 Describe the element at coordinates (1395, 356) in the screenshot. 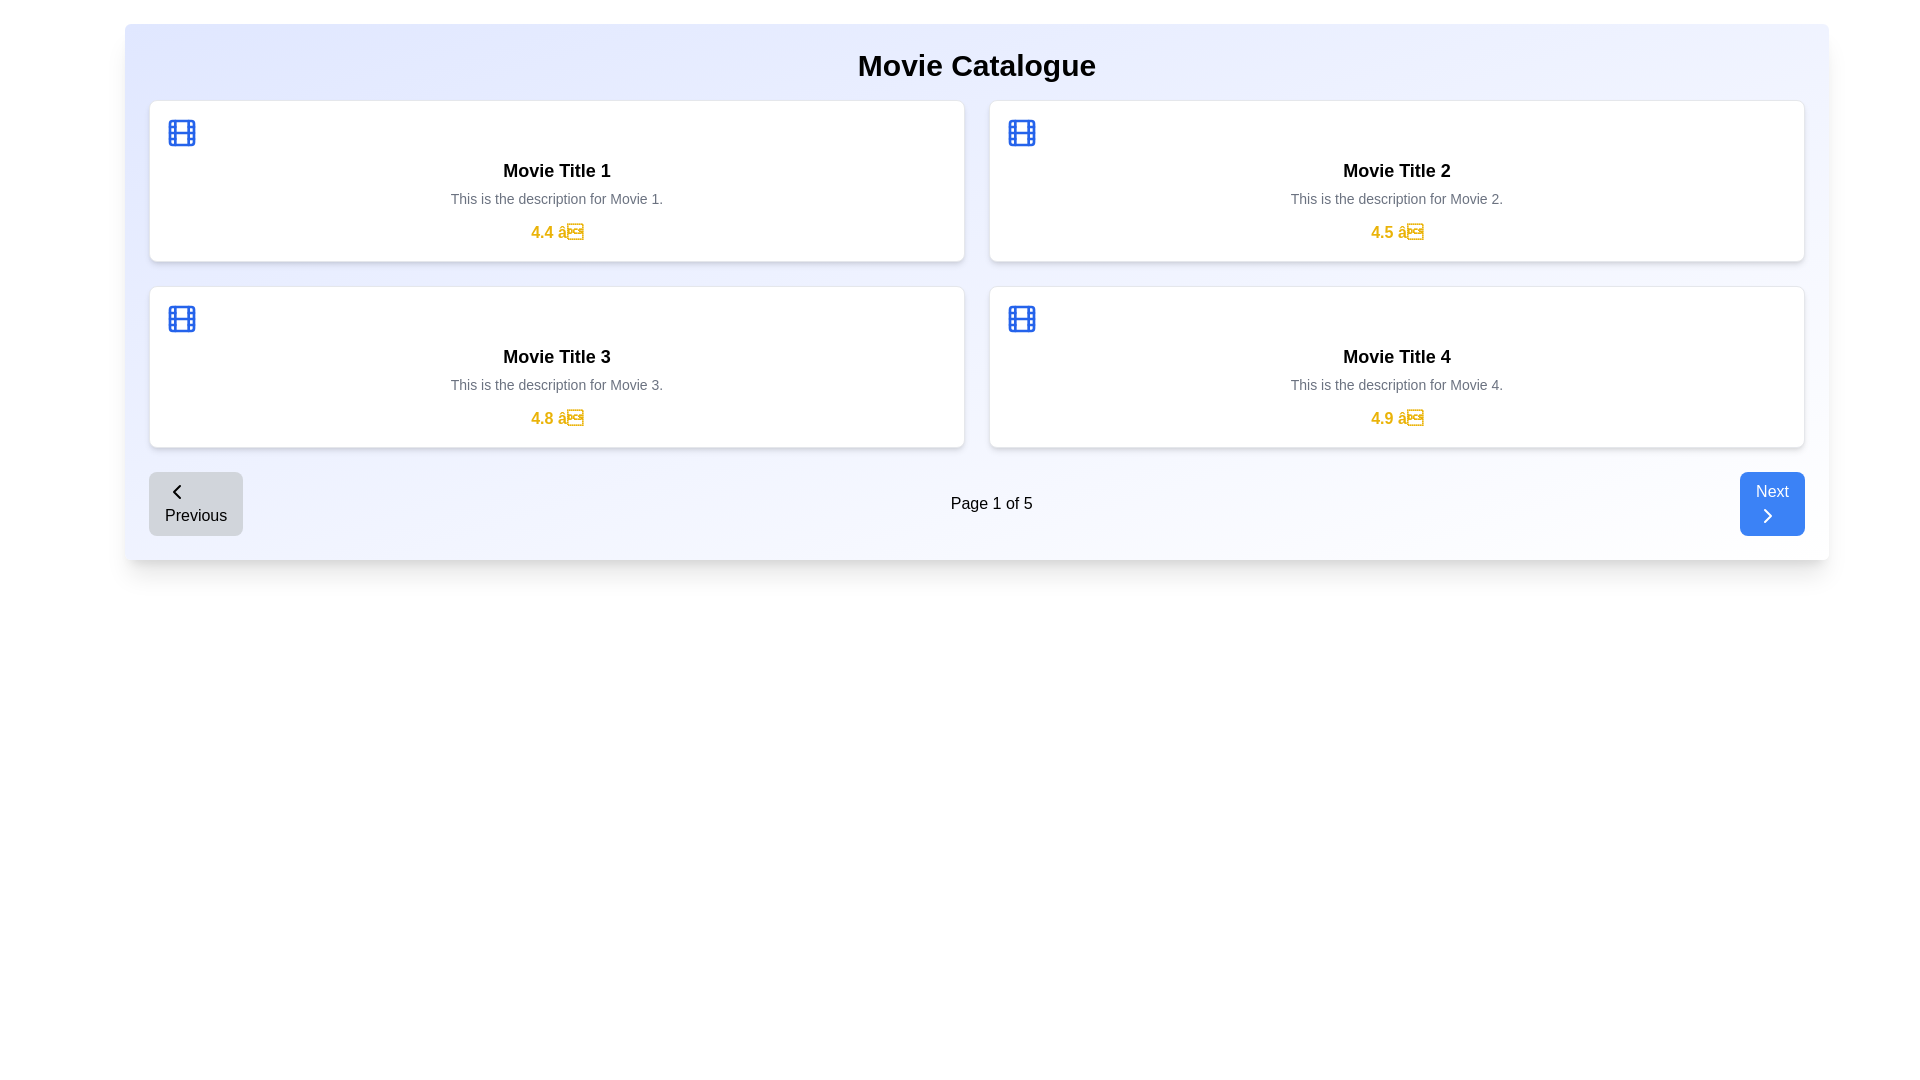

I see `text label displaying 'Movie Title 4', which is styled in bold and slightly larger font, located in the bottom-right movie card above the description and rating` at that location.